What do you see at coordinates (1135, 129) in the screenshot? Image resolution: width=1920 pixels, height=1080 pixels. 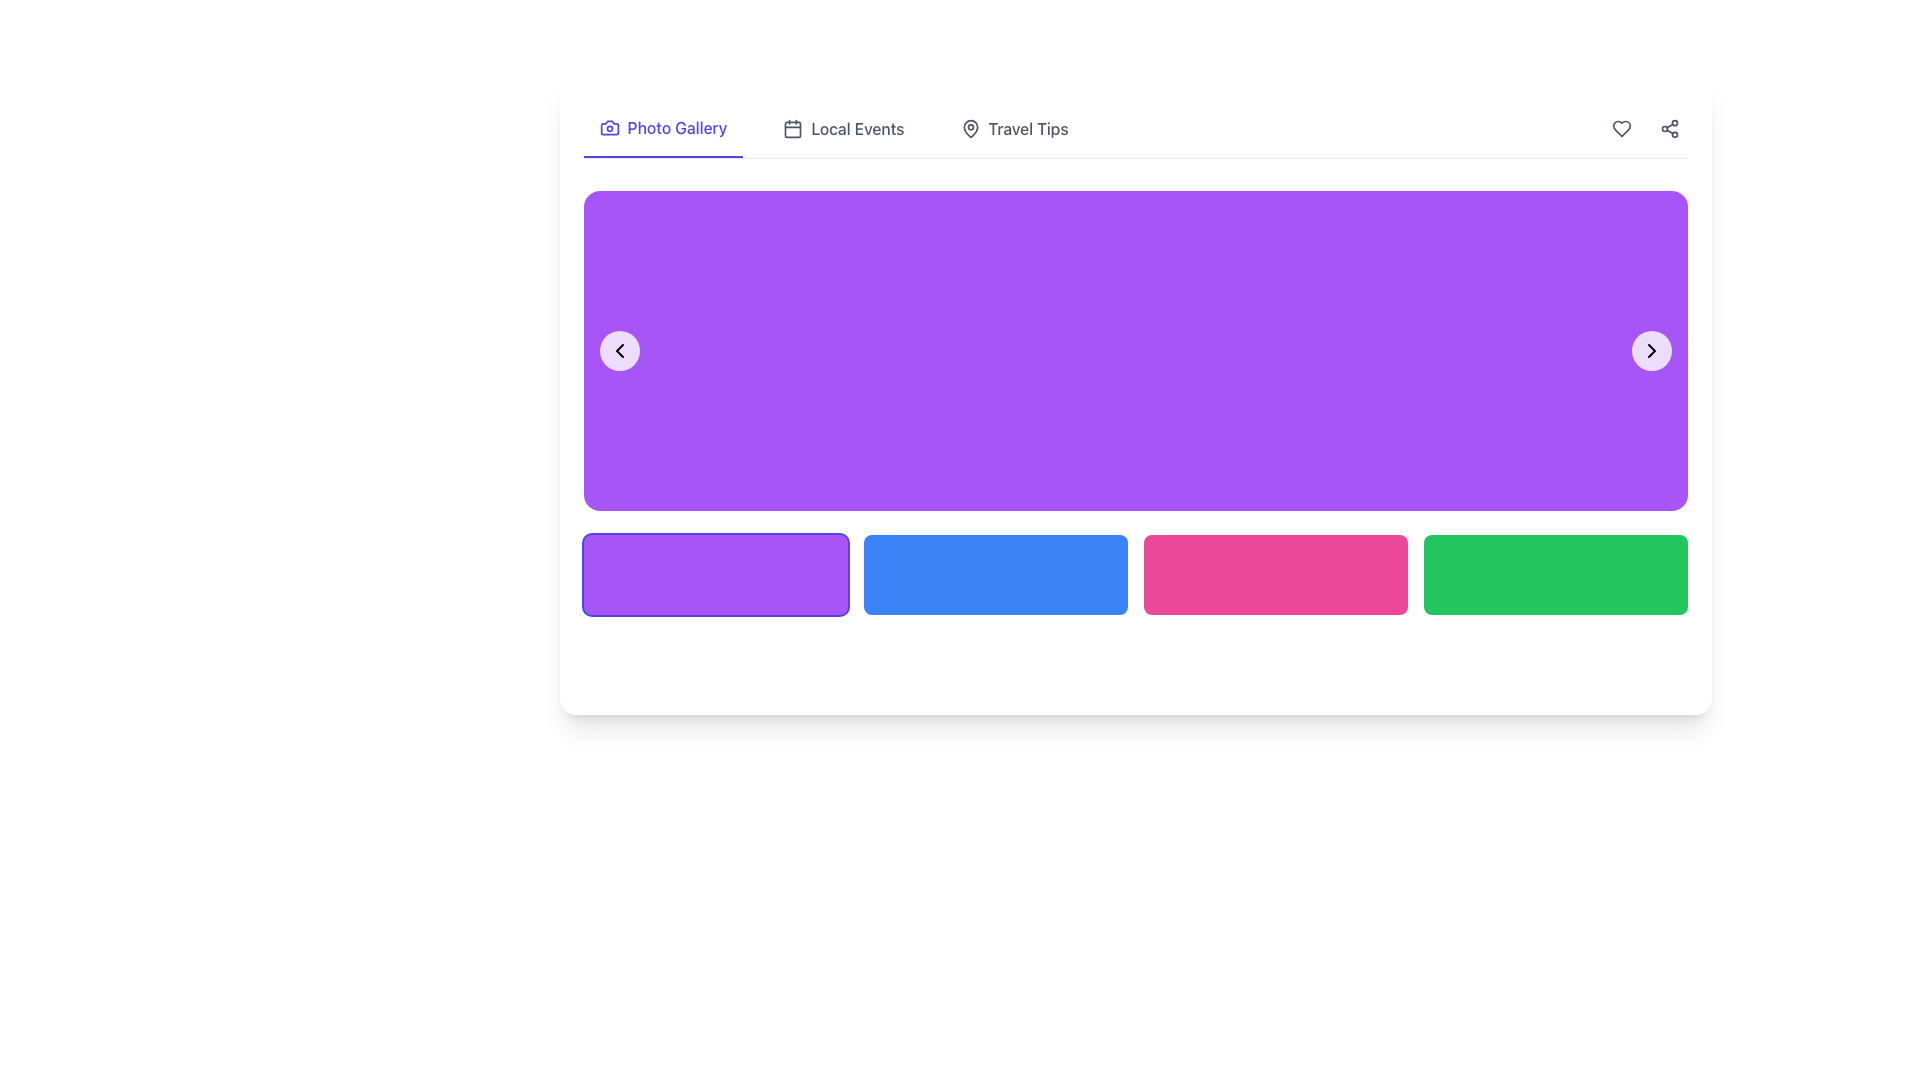 I see `the 'Photo Gallery', 'Local Events', and 'Travel Tips' sections of the Navigation bar` at bounding box center [1135, 129].